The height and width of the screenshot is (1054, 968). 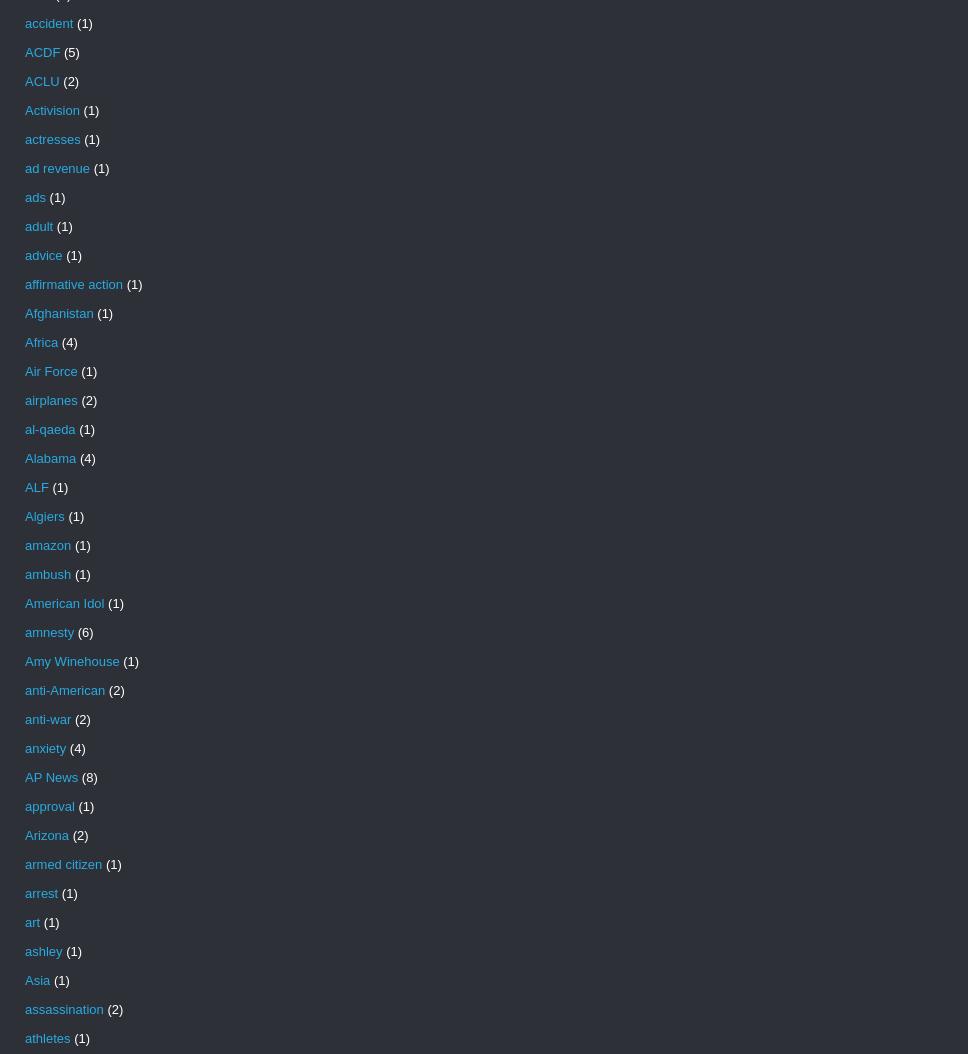 I want to click on 'ad revenue', so click(x=56, y=167).